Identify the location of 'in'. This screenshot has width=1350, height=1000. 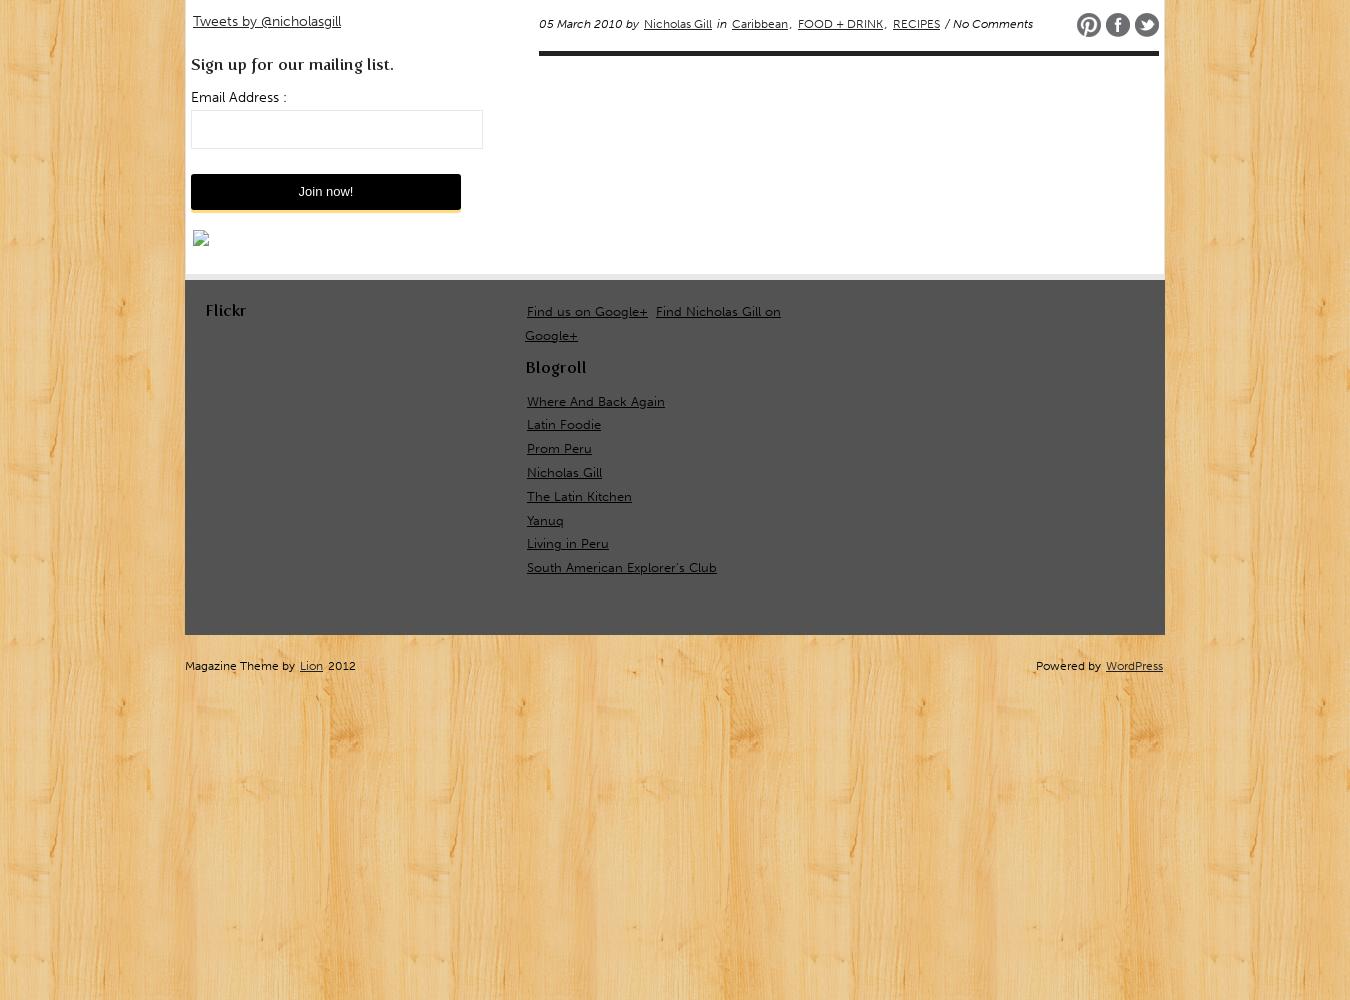
(713, 24).